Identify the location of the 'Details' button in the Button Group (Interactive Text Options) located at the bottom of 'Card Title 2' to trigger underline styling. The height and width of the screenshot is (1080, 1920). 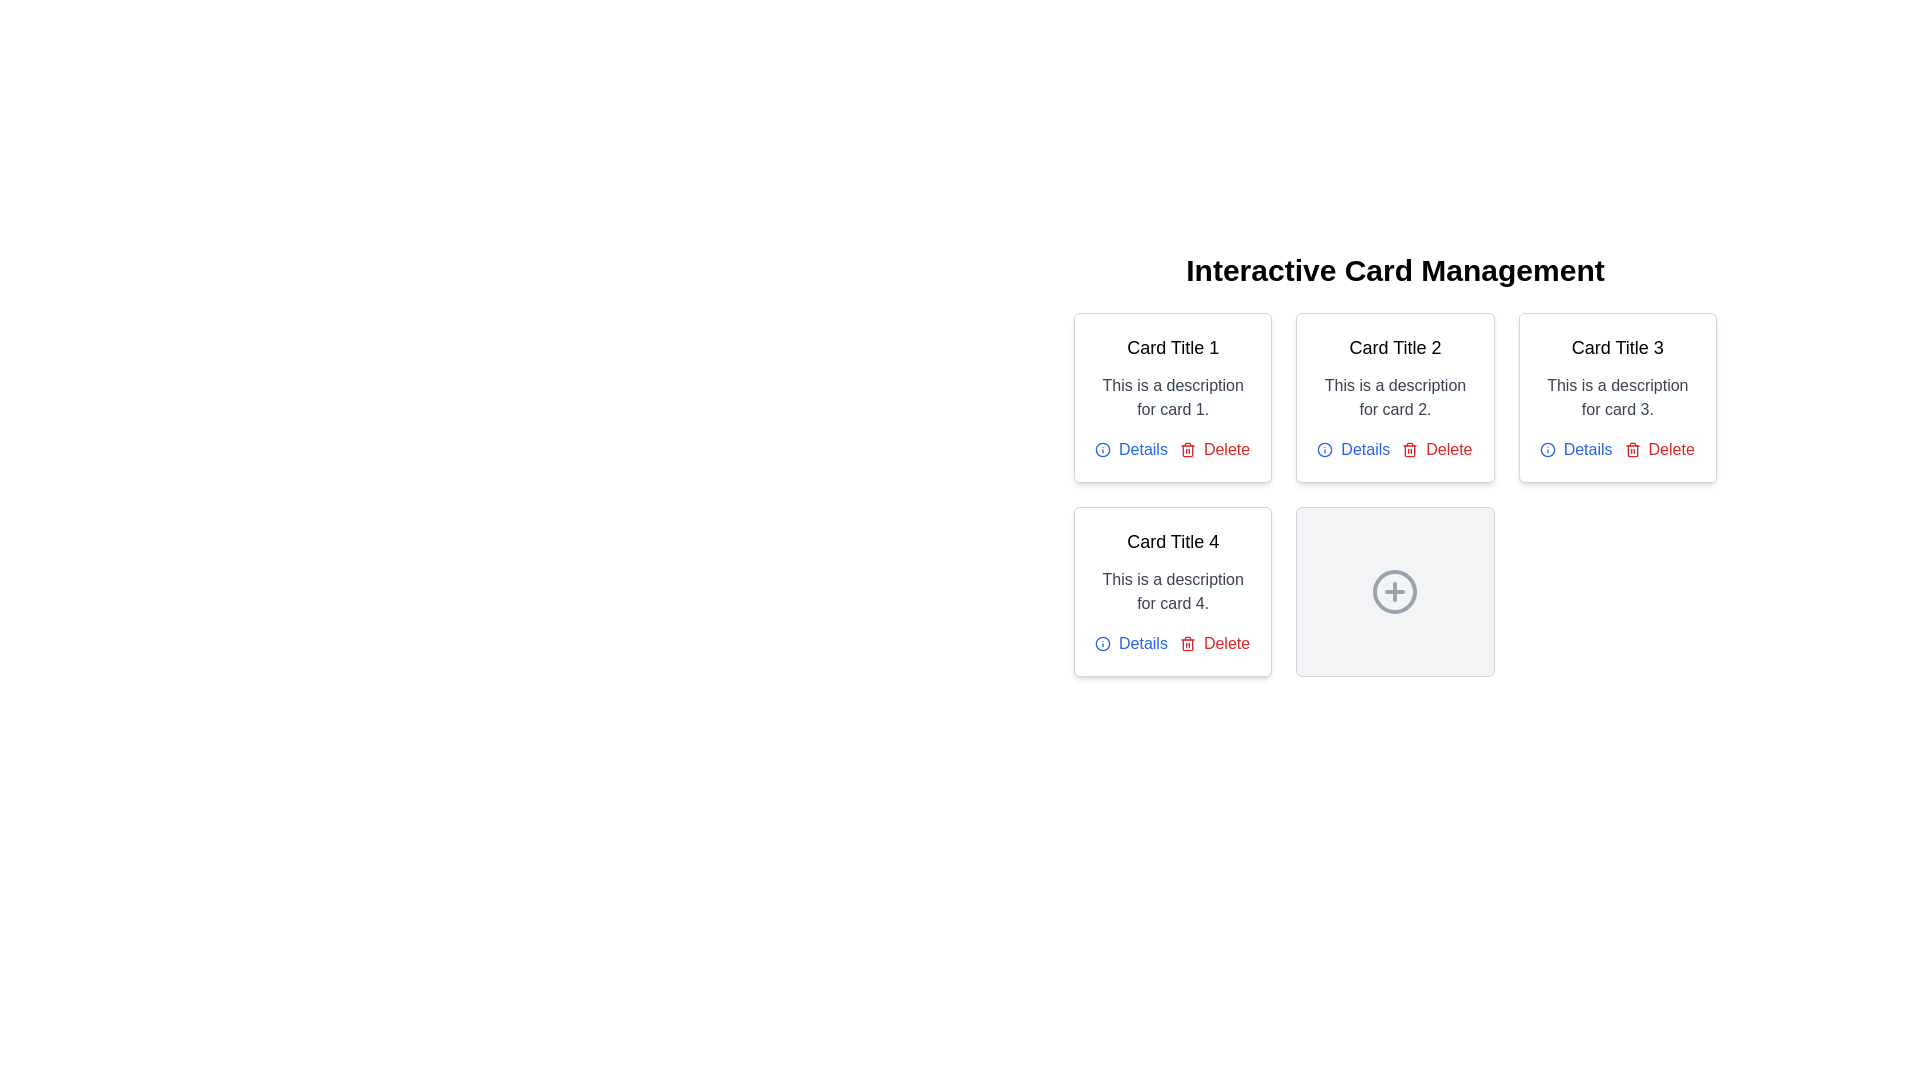
(1394, 450).